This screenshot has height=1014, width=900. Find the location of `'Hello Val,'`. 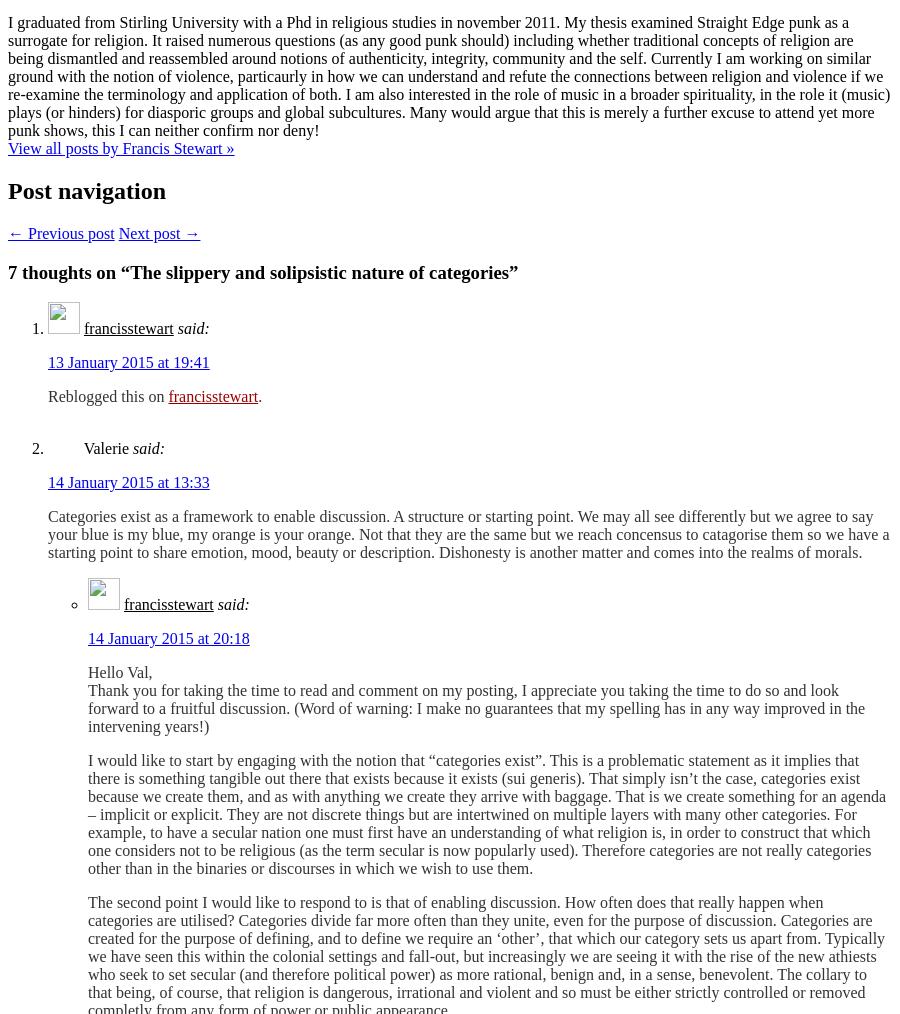

'Hello Val,' is located at coordinates (119, 672).